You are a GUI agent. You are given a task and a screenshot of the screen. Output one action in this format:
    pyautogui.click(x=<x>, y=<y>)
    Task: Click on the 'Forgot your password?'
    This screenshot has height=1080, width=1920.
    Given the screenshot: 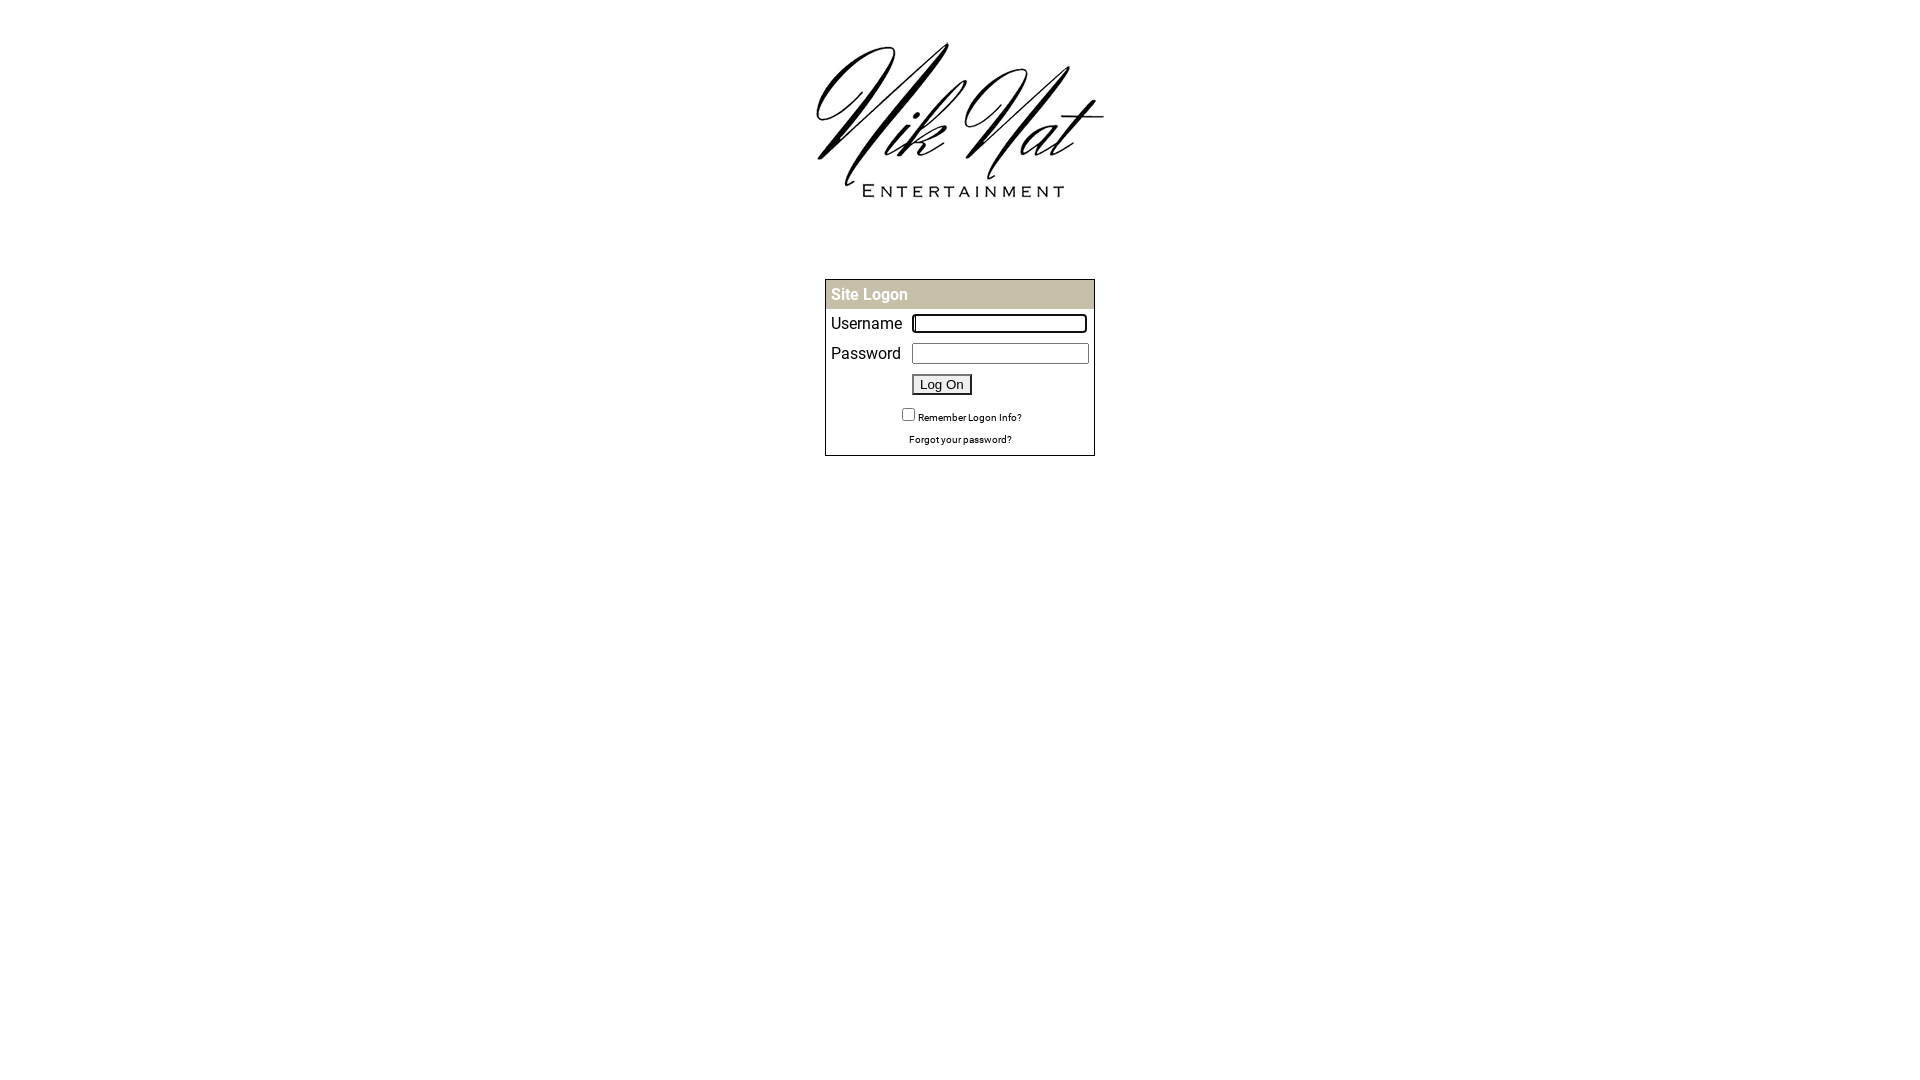 What is the action you would take?
    pyautogui.click(x=958, y=436)
    